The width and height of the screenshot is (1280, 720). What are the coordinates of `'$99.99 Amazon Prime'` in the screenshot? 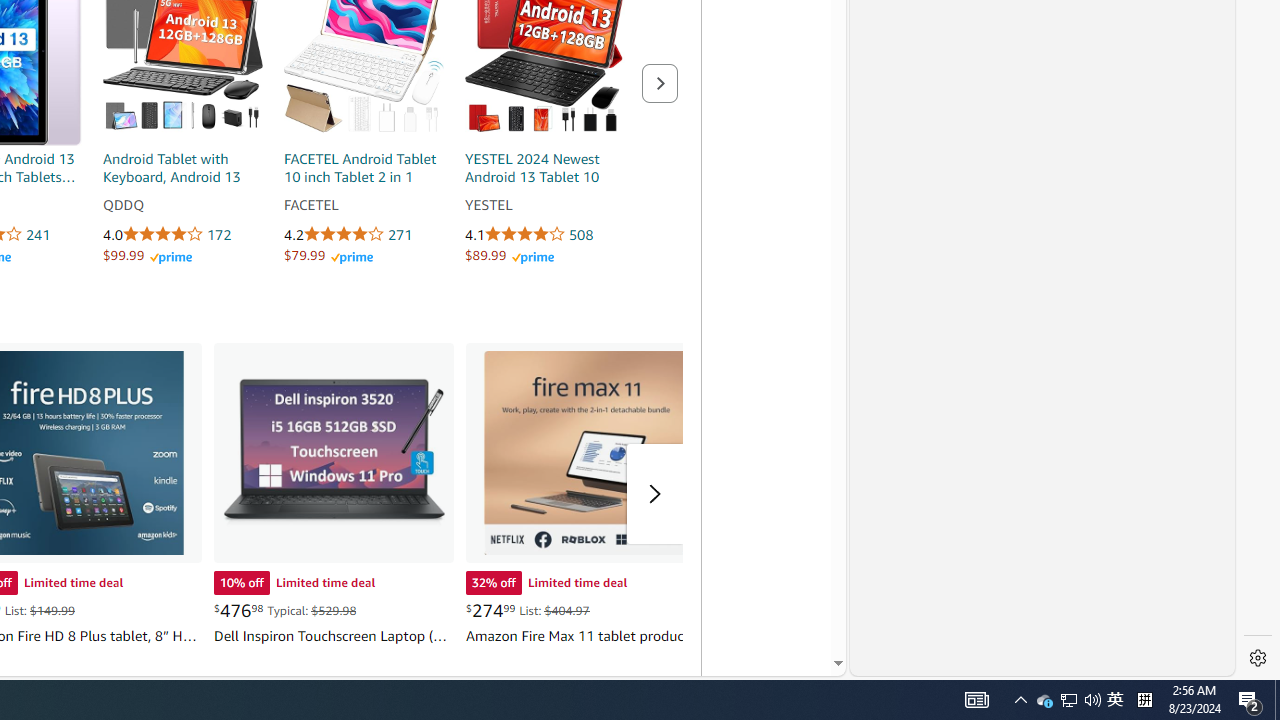 It's located at (146, 254).